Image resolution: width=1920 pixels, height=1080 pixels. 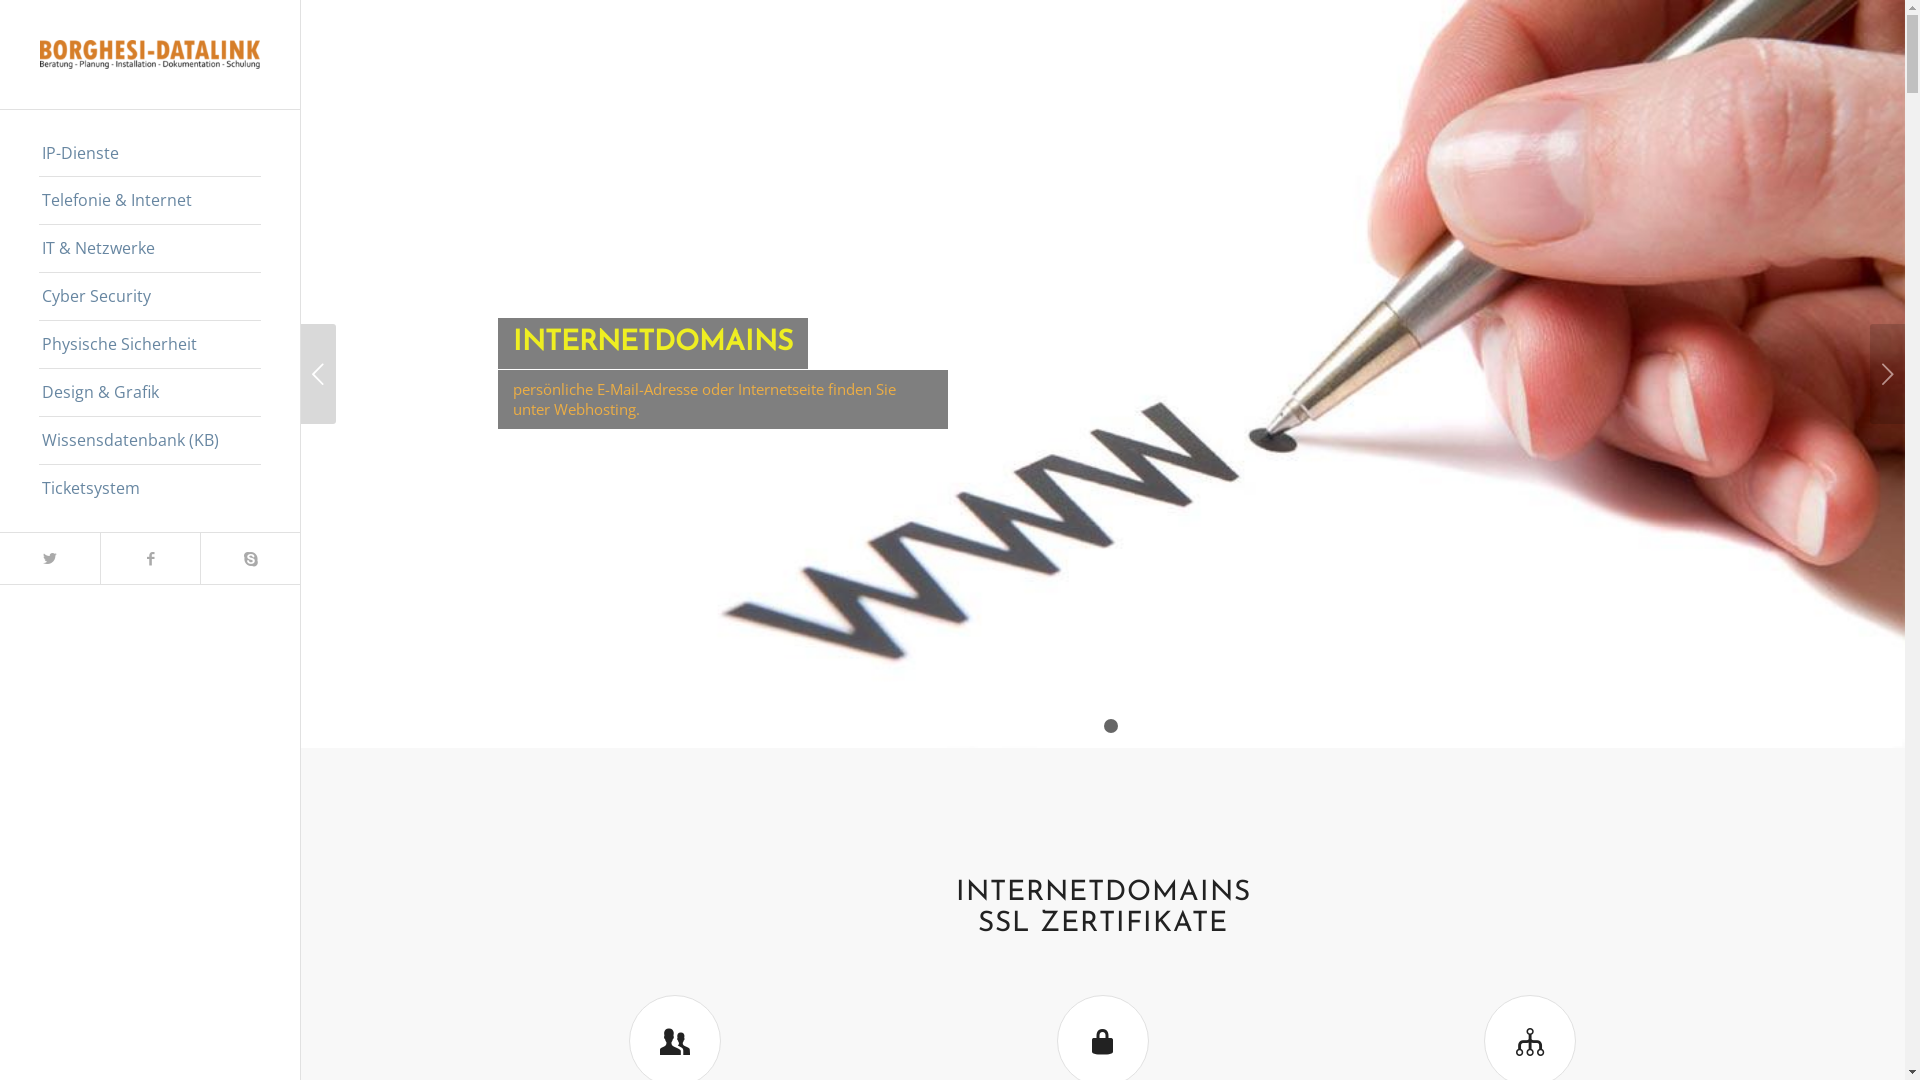 I want to click on 'Physische Sicherheit', so click(x=148, y=343).